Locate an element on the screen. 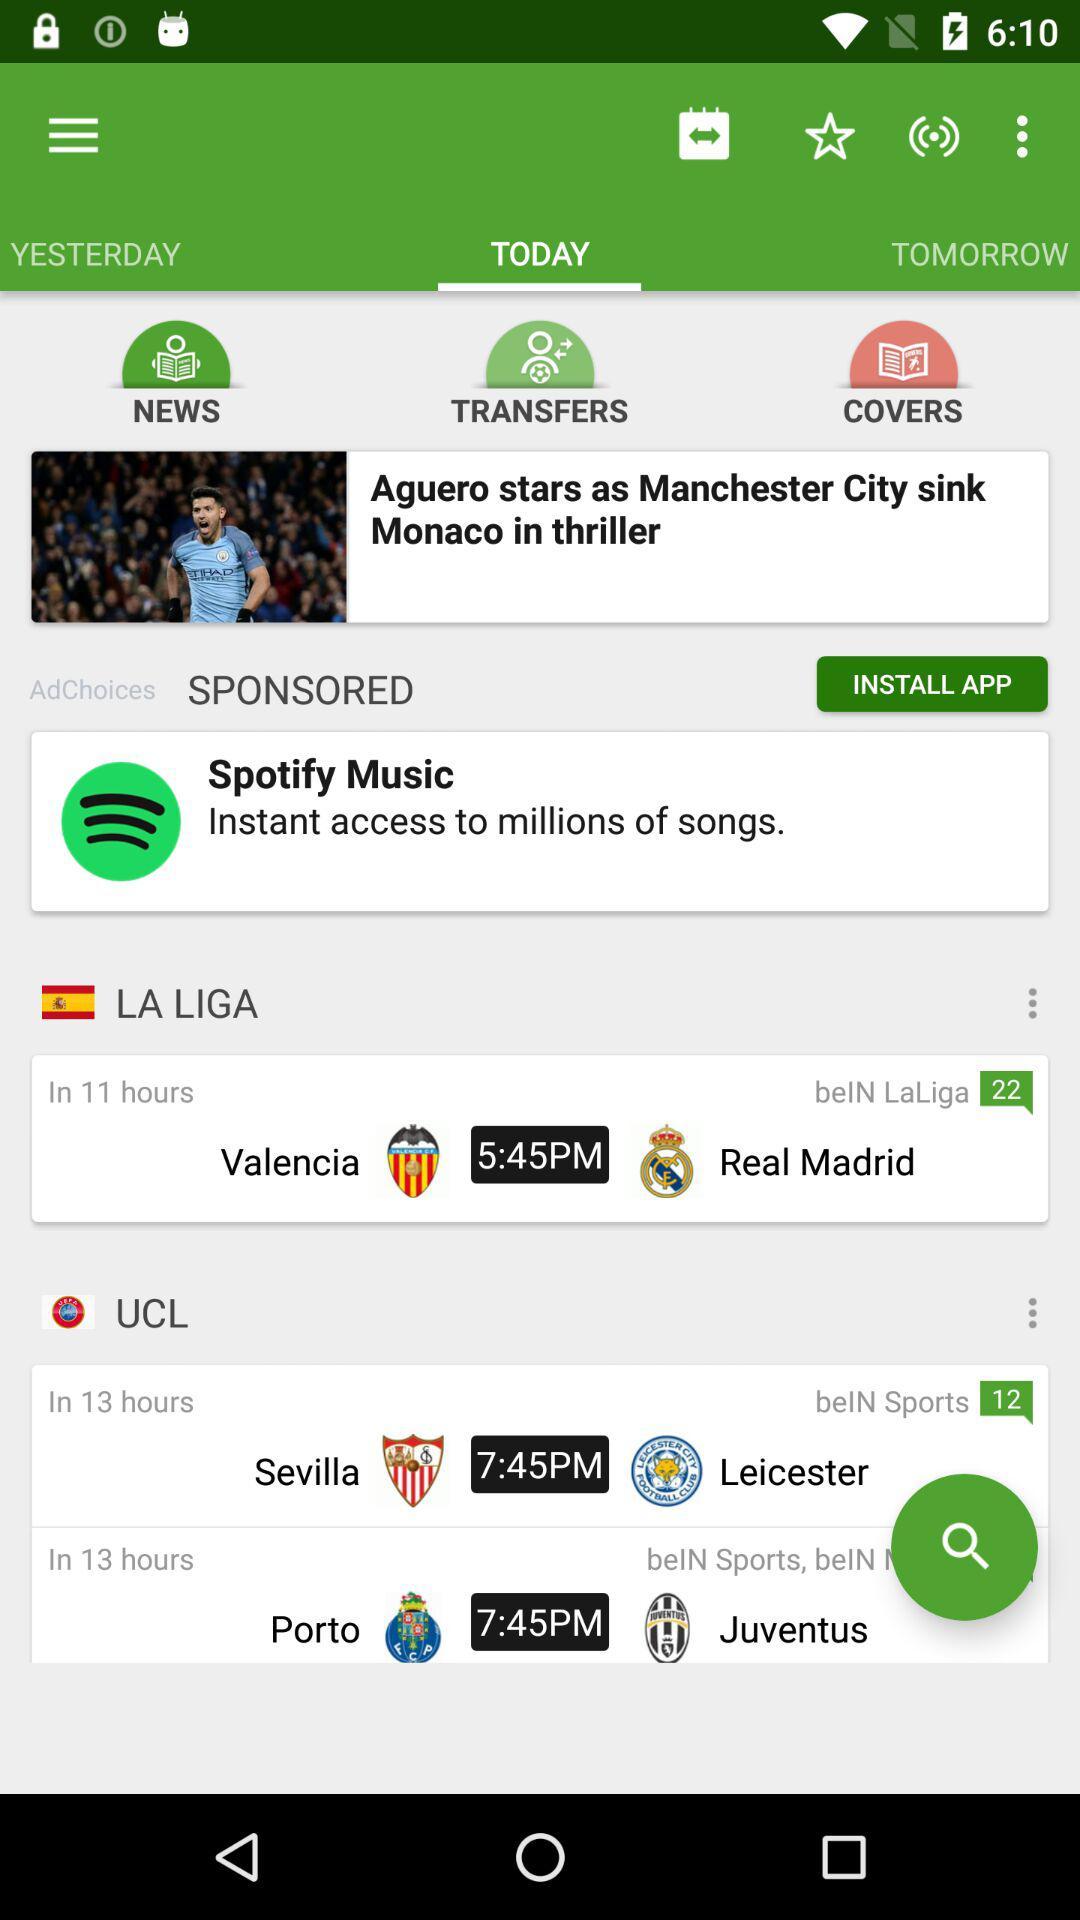  the search icon is located at coordinates (963, 1546).